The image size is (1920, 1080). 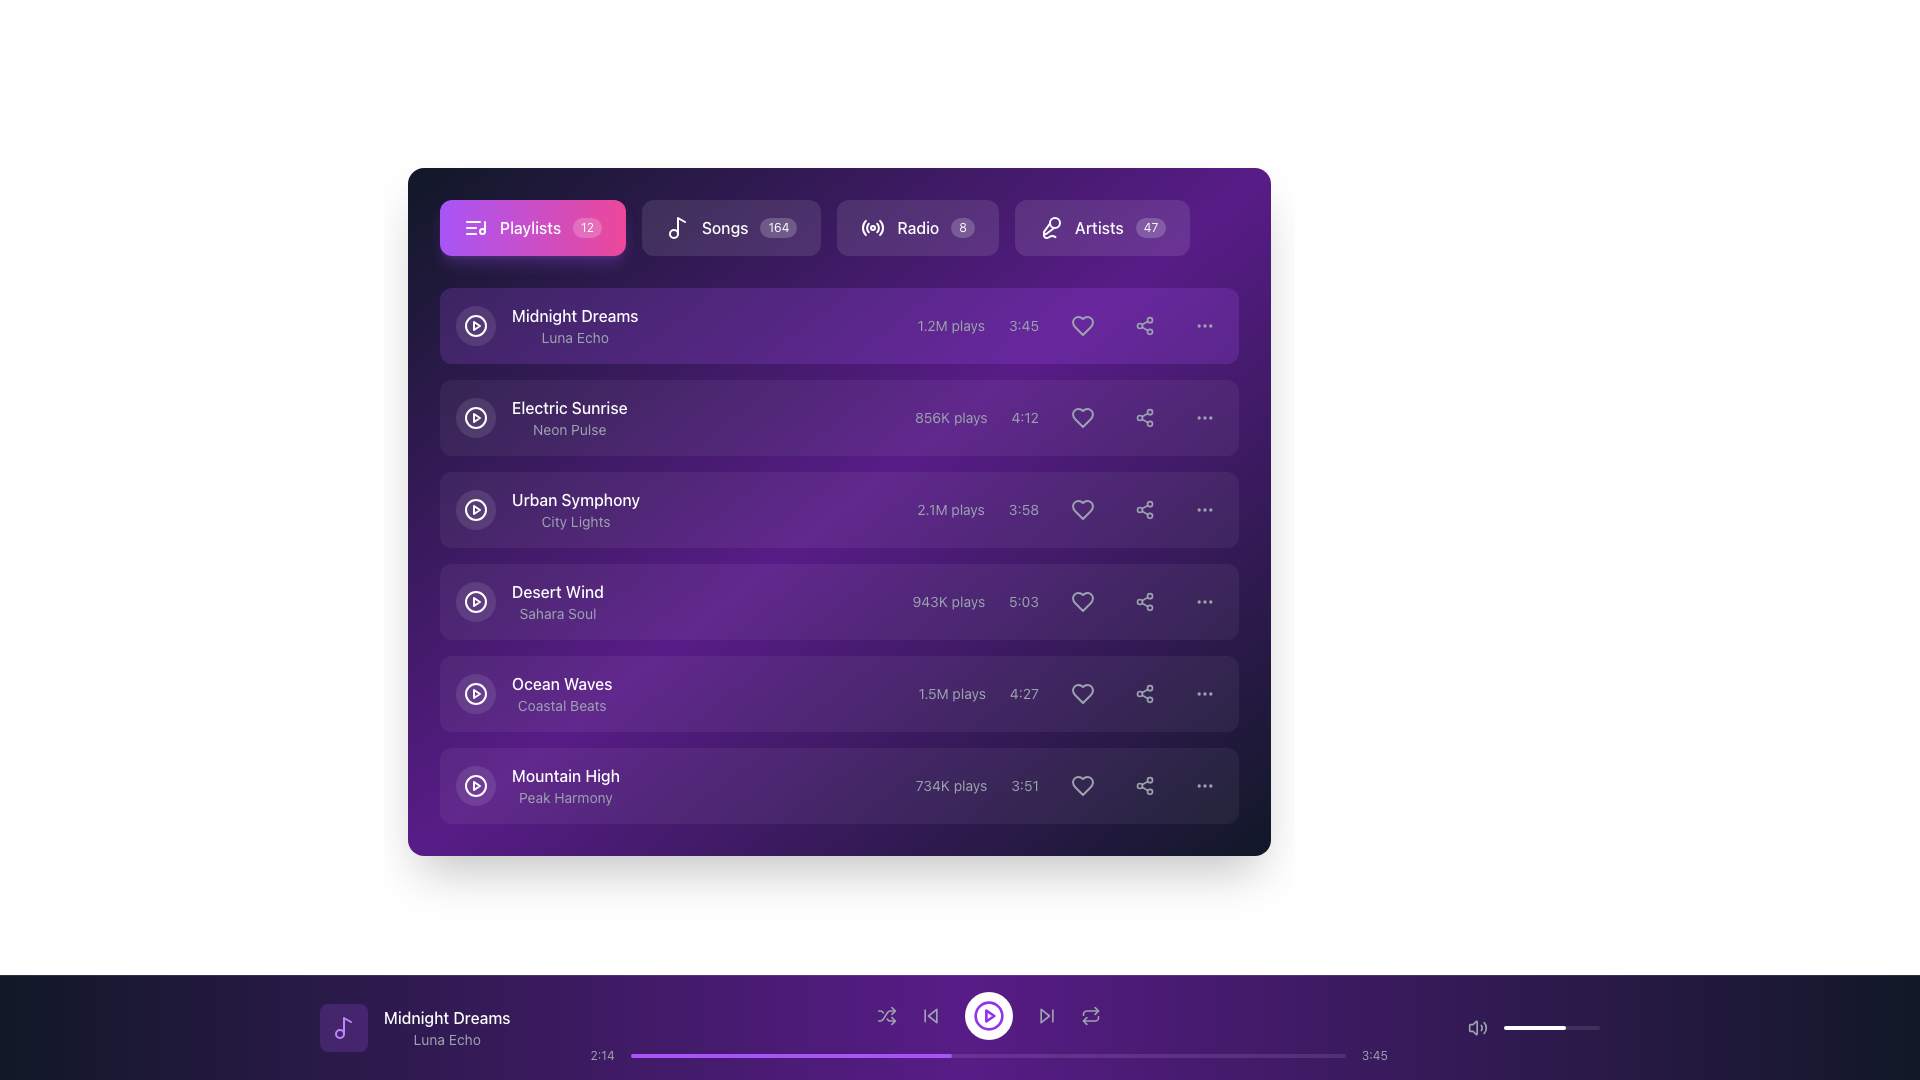 I want to click on the text label displaying '856K plays', which is styled in light grey and located in the second row of the list structure, between the song title and artist name and the duration display, so click(x=950, y=416).